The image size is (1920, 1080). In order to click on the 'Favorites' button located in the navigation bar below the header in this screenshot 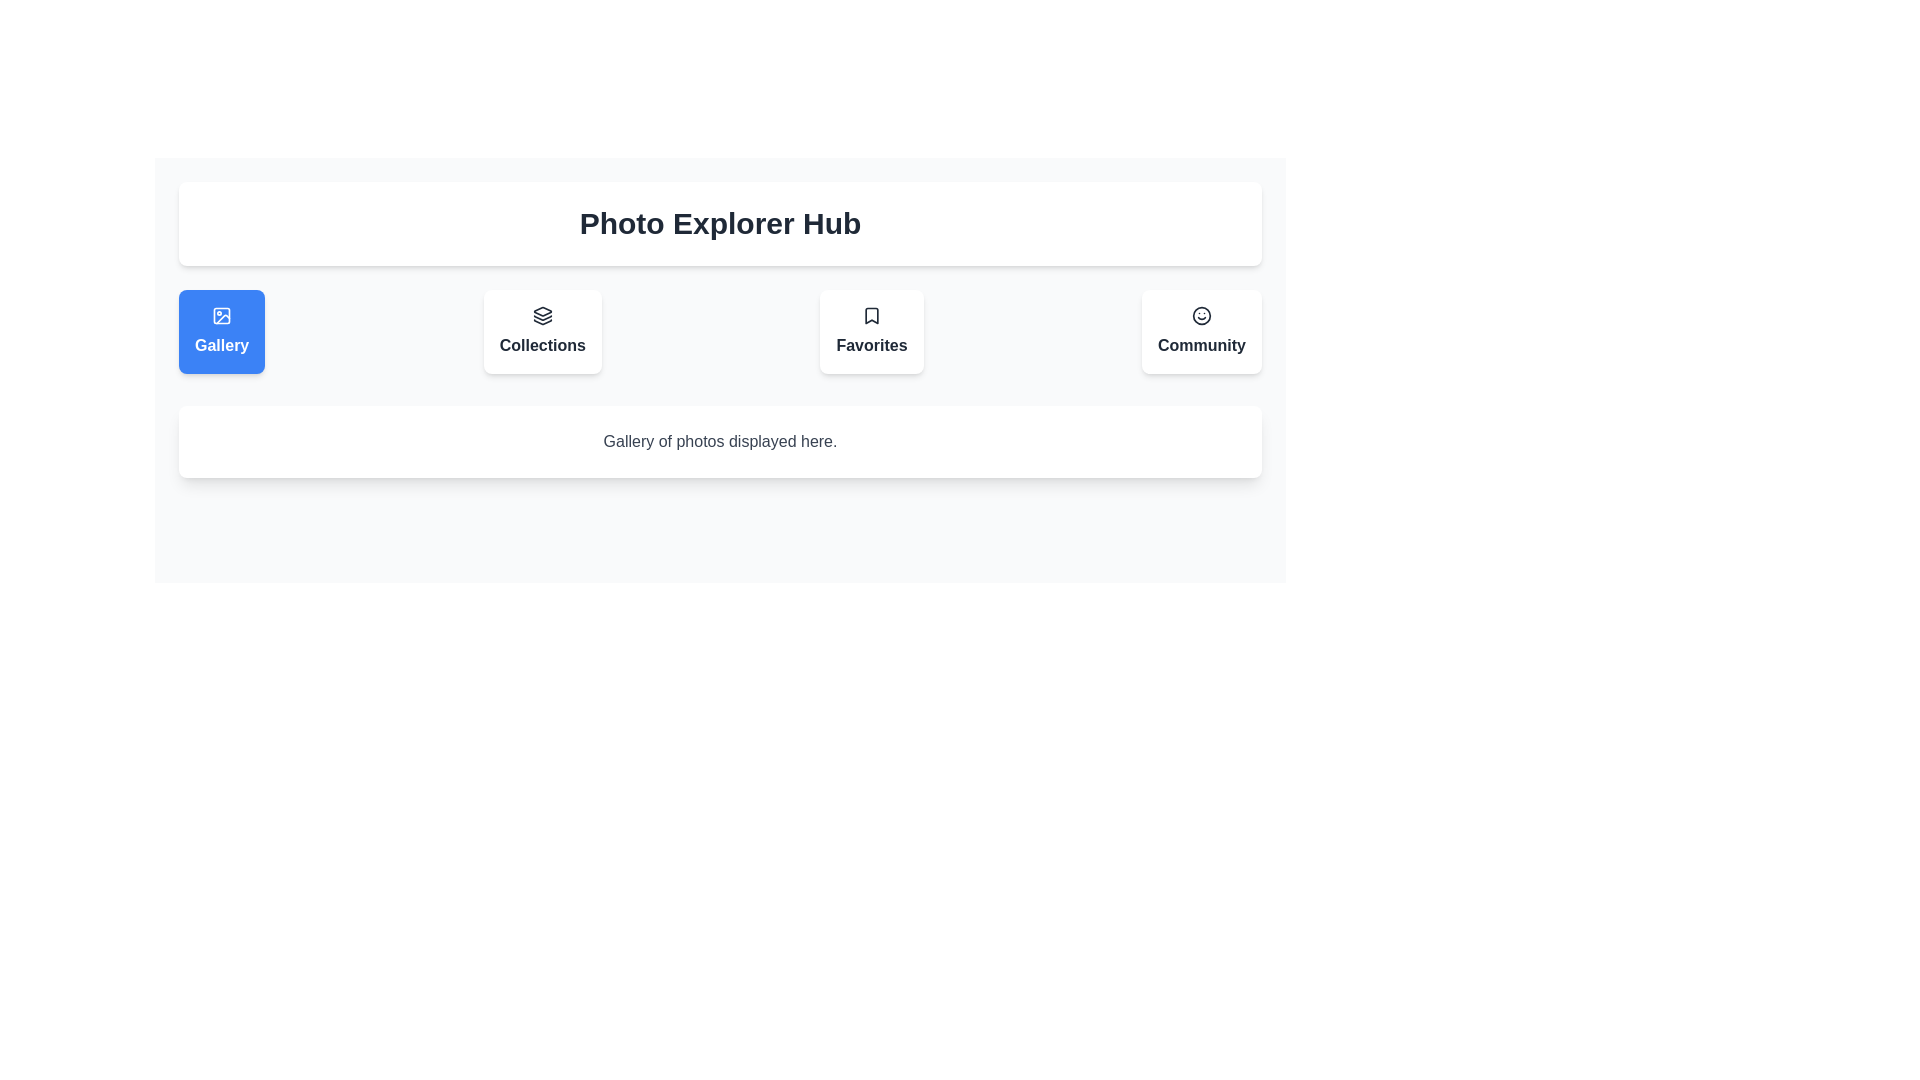, I will do `click(872, 330)`.